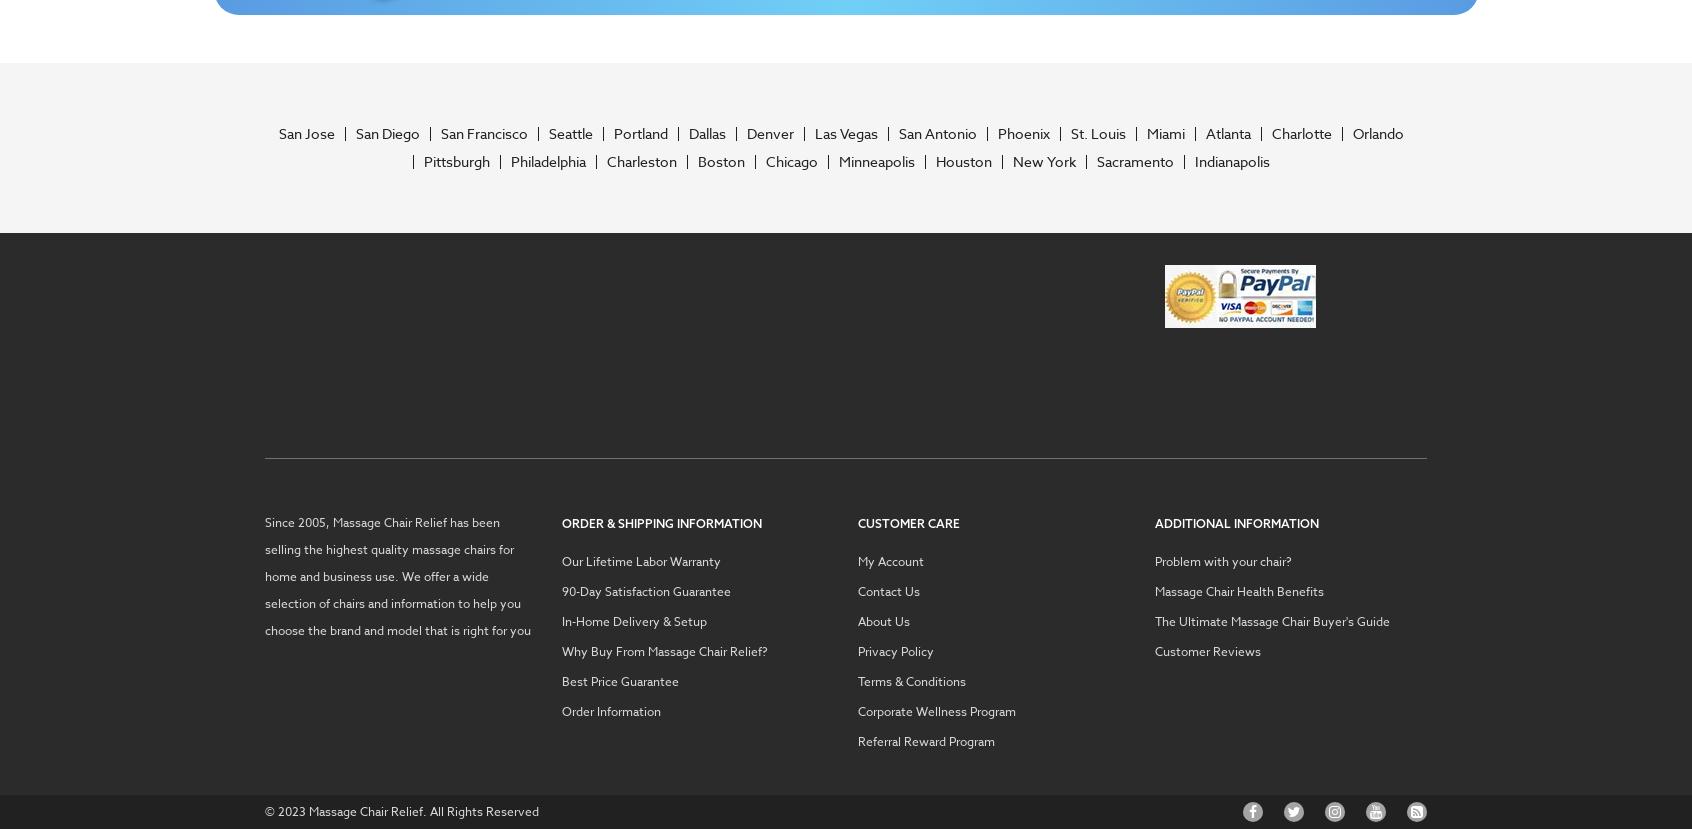 The image size is (1692, 829). Describe the element at coordinates (907, 521) in the screenshot. I see `'Customer Care'` at that location.